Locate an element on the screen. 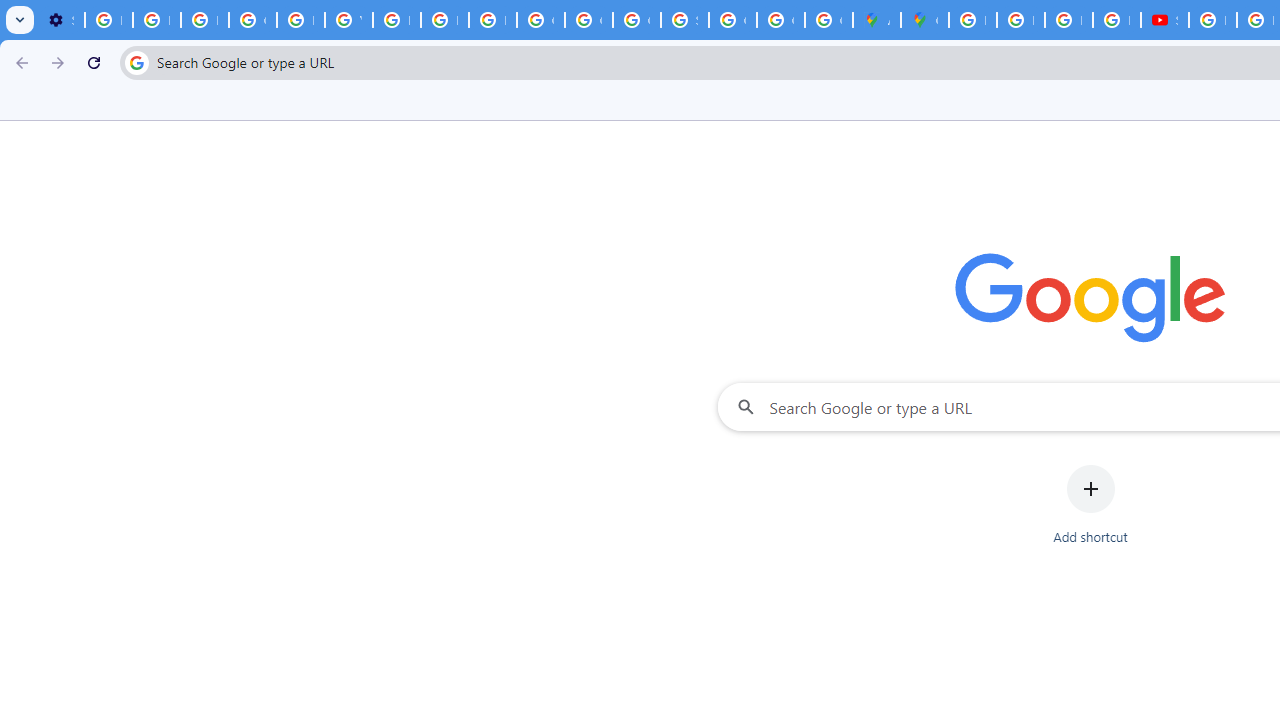  'Add shortcut' is located at coordinates (1089, 504).